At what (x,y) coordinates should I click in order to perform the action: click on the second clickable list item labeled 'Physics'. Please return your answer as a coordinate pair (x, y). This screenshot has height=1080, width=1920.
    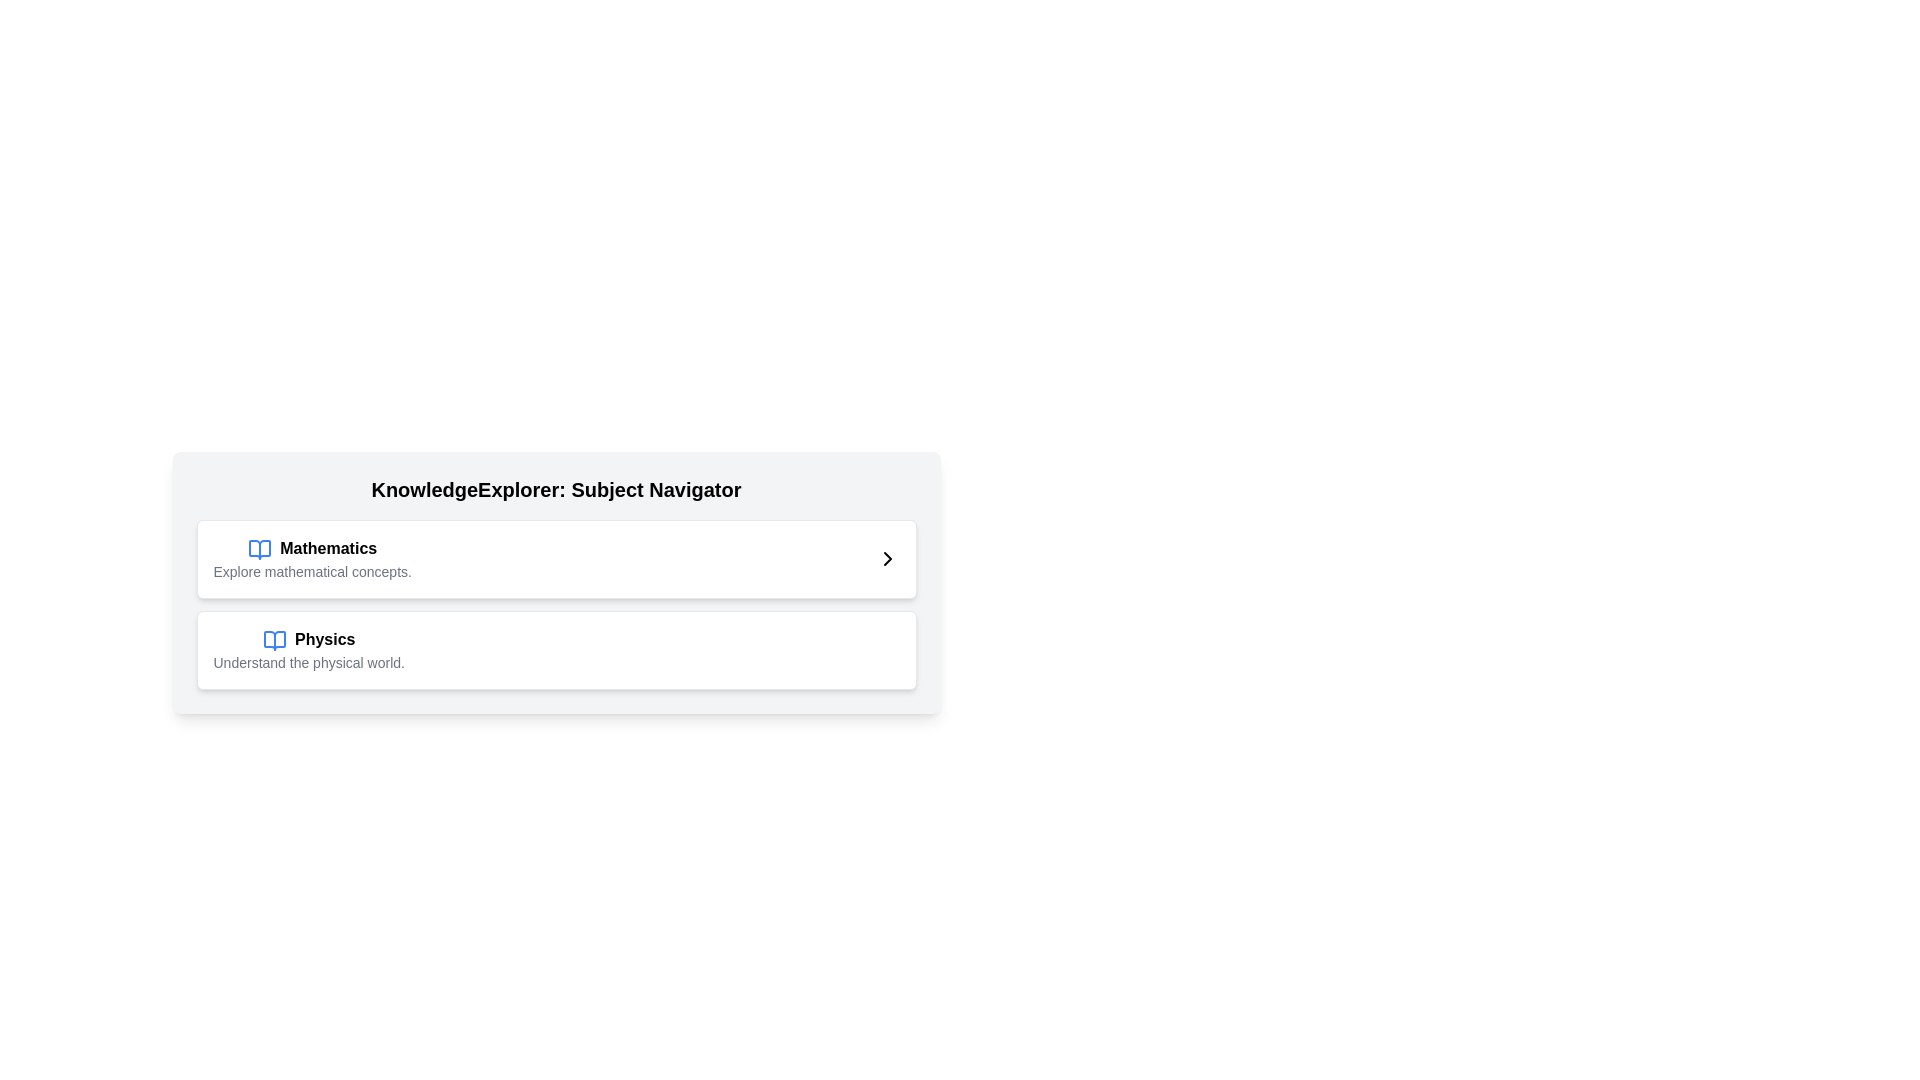
    Looking at the image, I should click on (556, 650).